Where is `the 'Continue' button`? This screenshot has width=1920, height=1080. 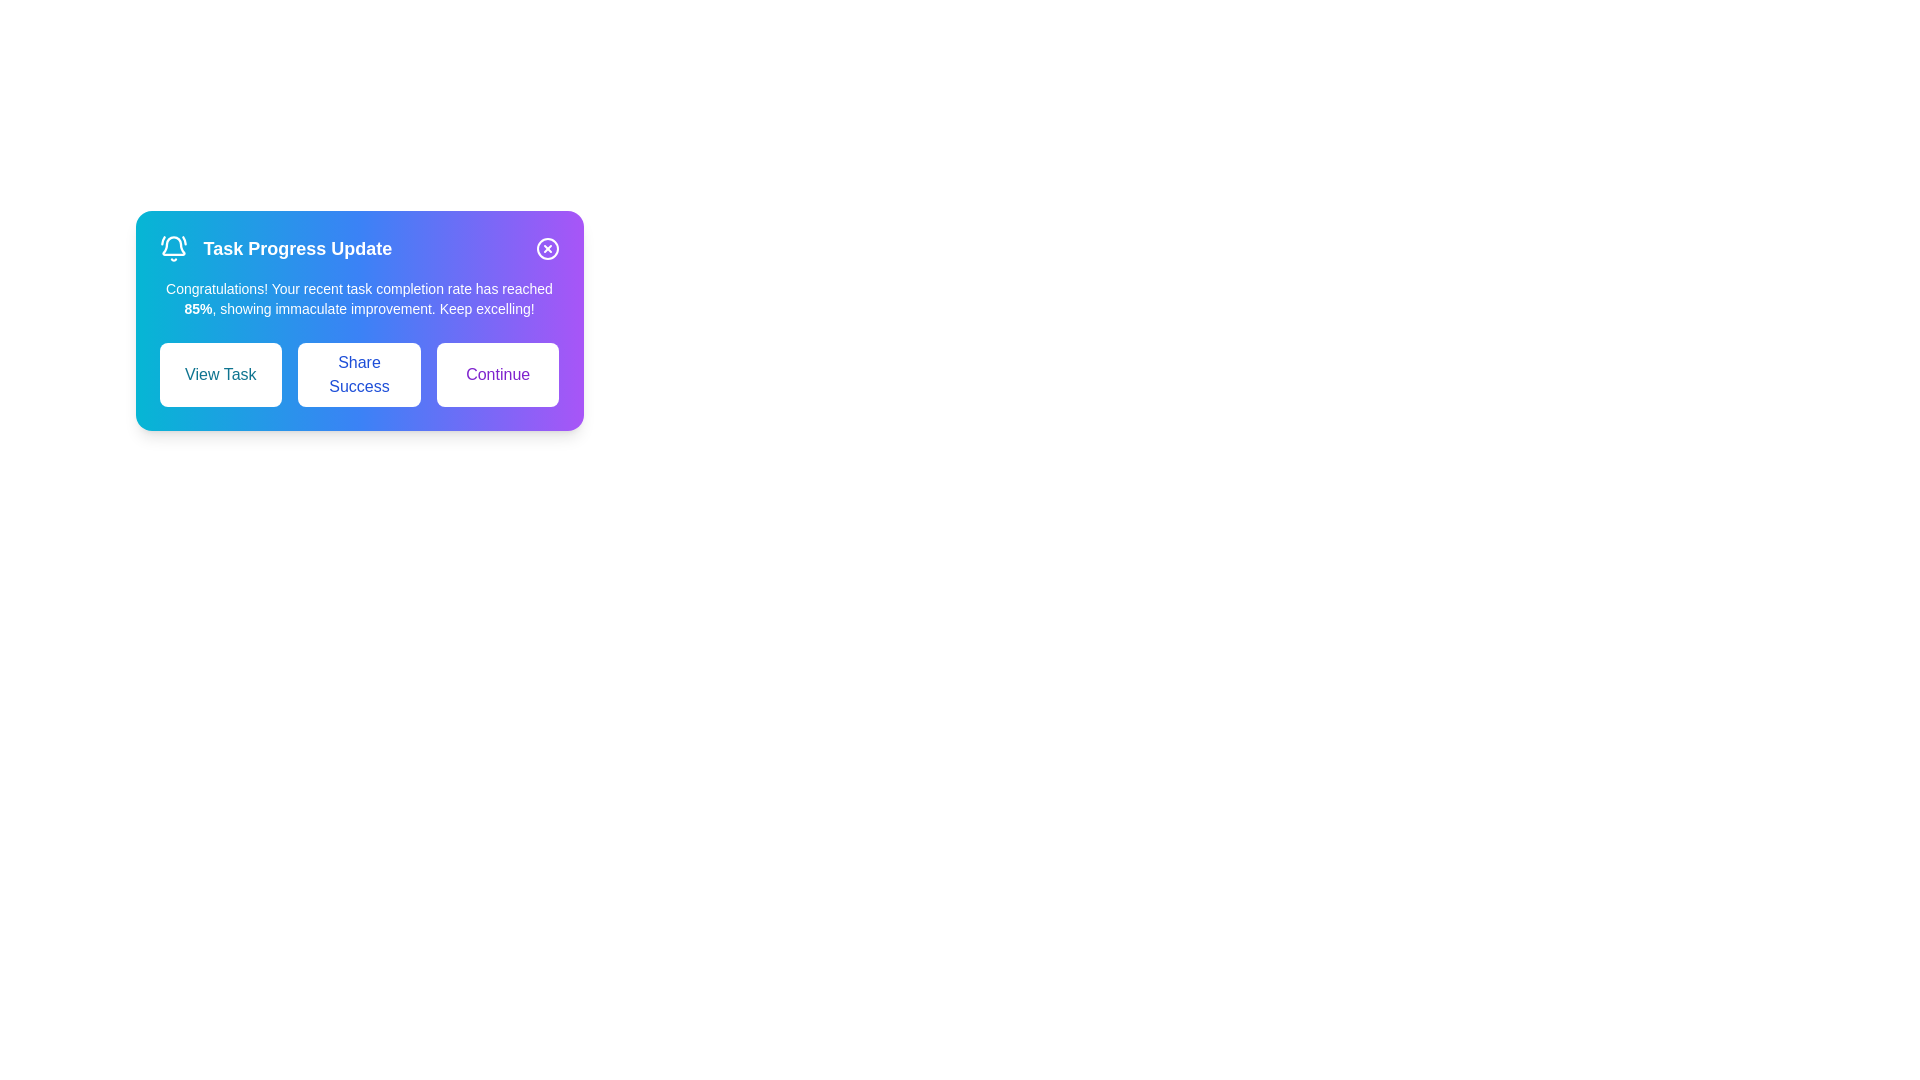
the 'Continue' button is located at coordinates (498, 374).